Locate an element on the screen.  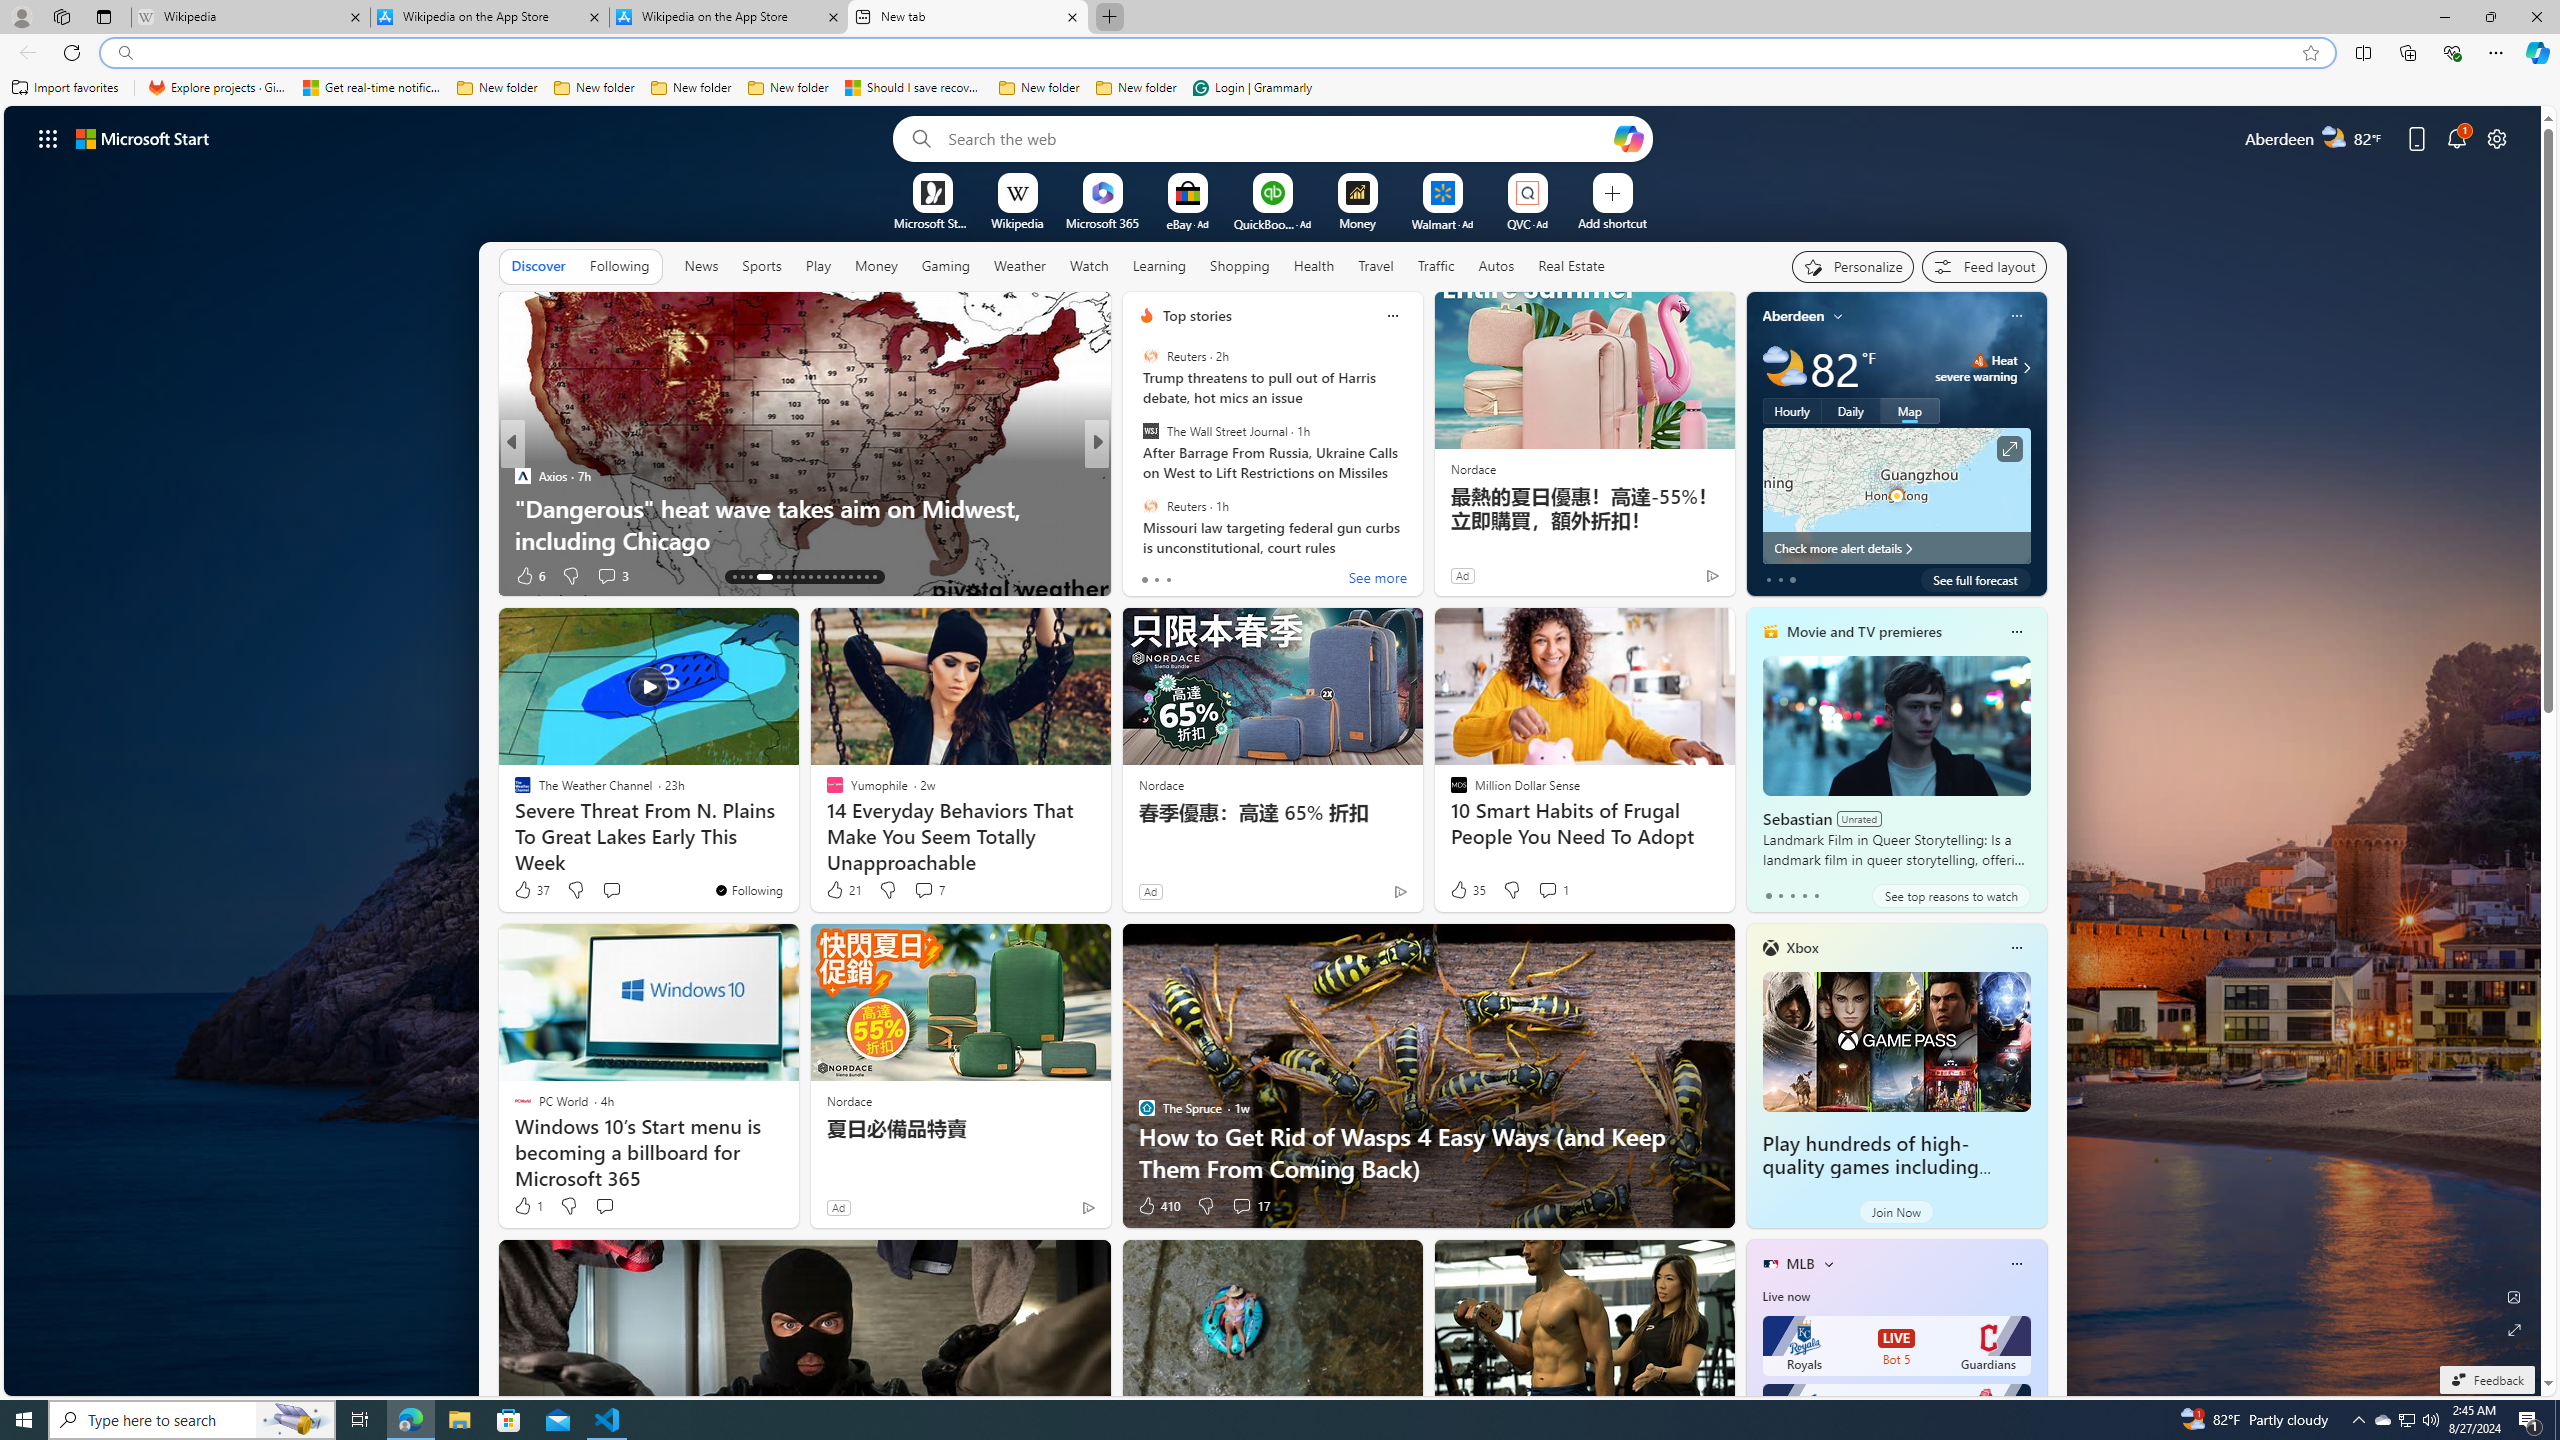
'View comments 4 Comment' is located at coordinates (1240, 575).